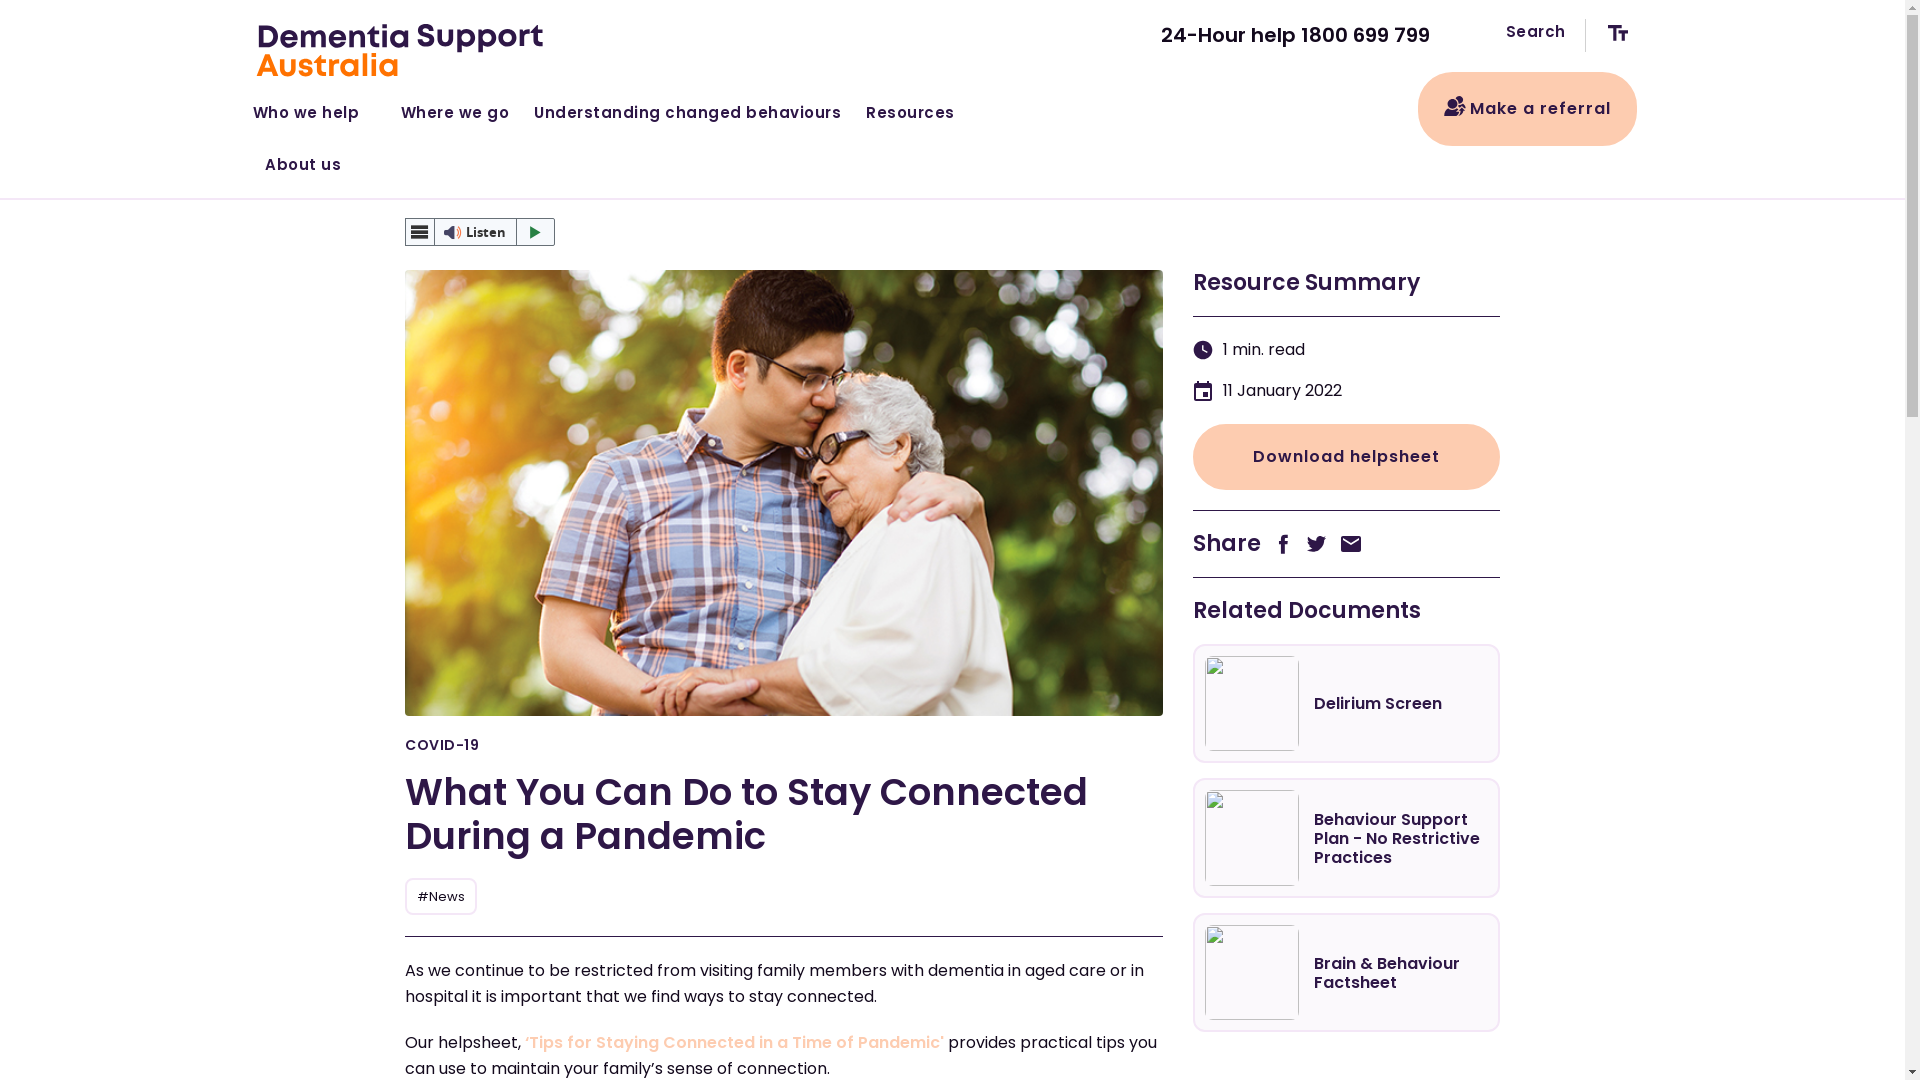 The height and width of the screenshot is (1080, 1920). I want to click on 'Behaviour Support Plan - No Restrictive Practices', so click(1345, 837).